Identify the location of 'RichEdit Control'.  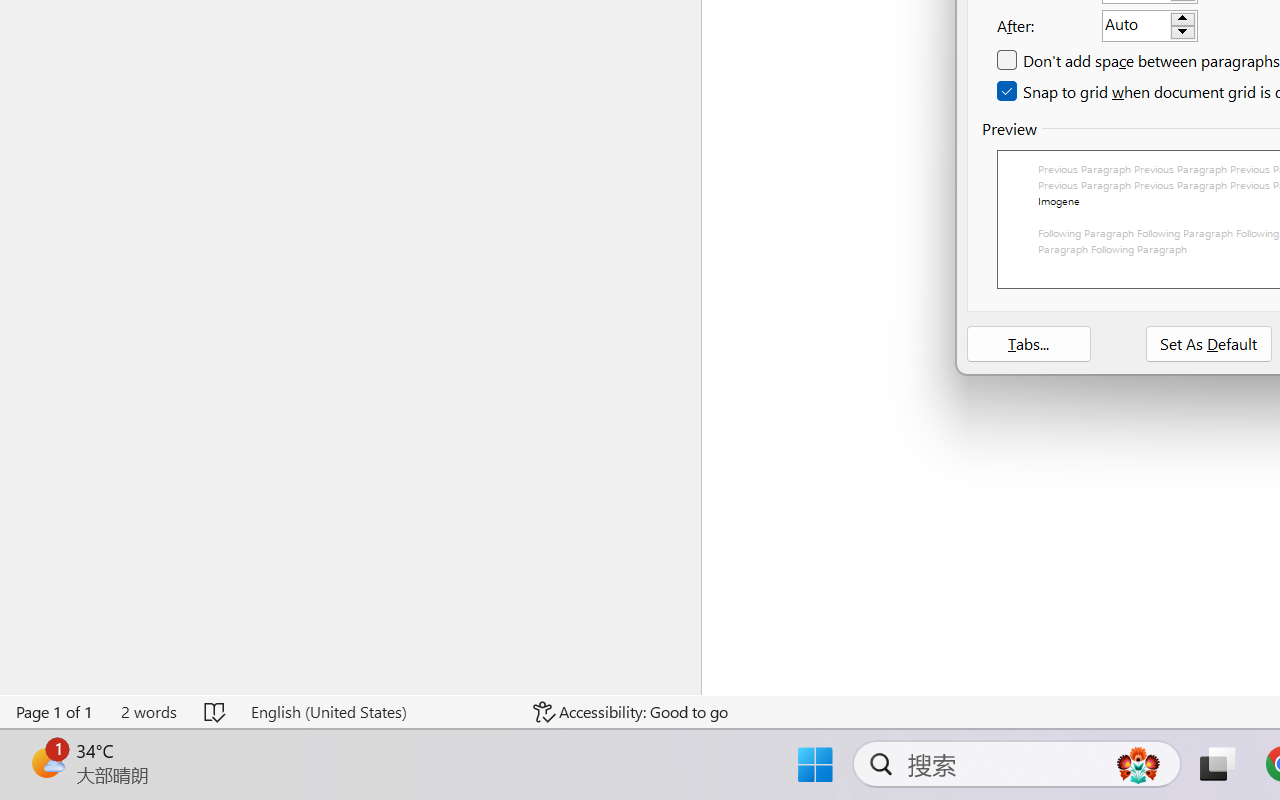
(1136, 26).